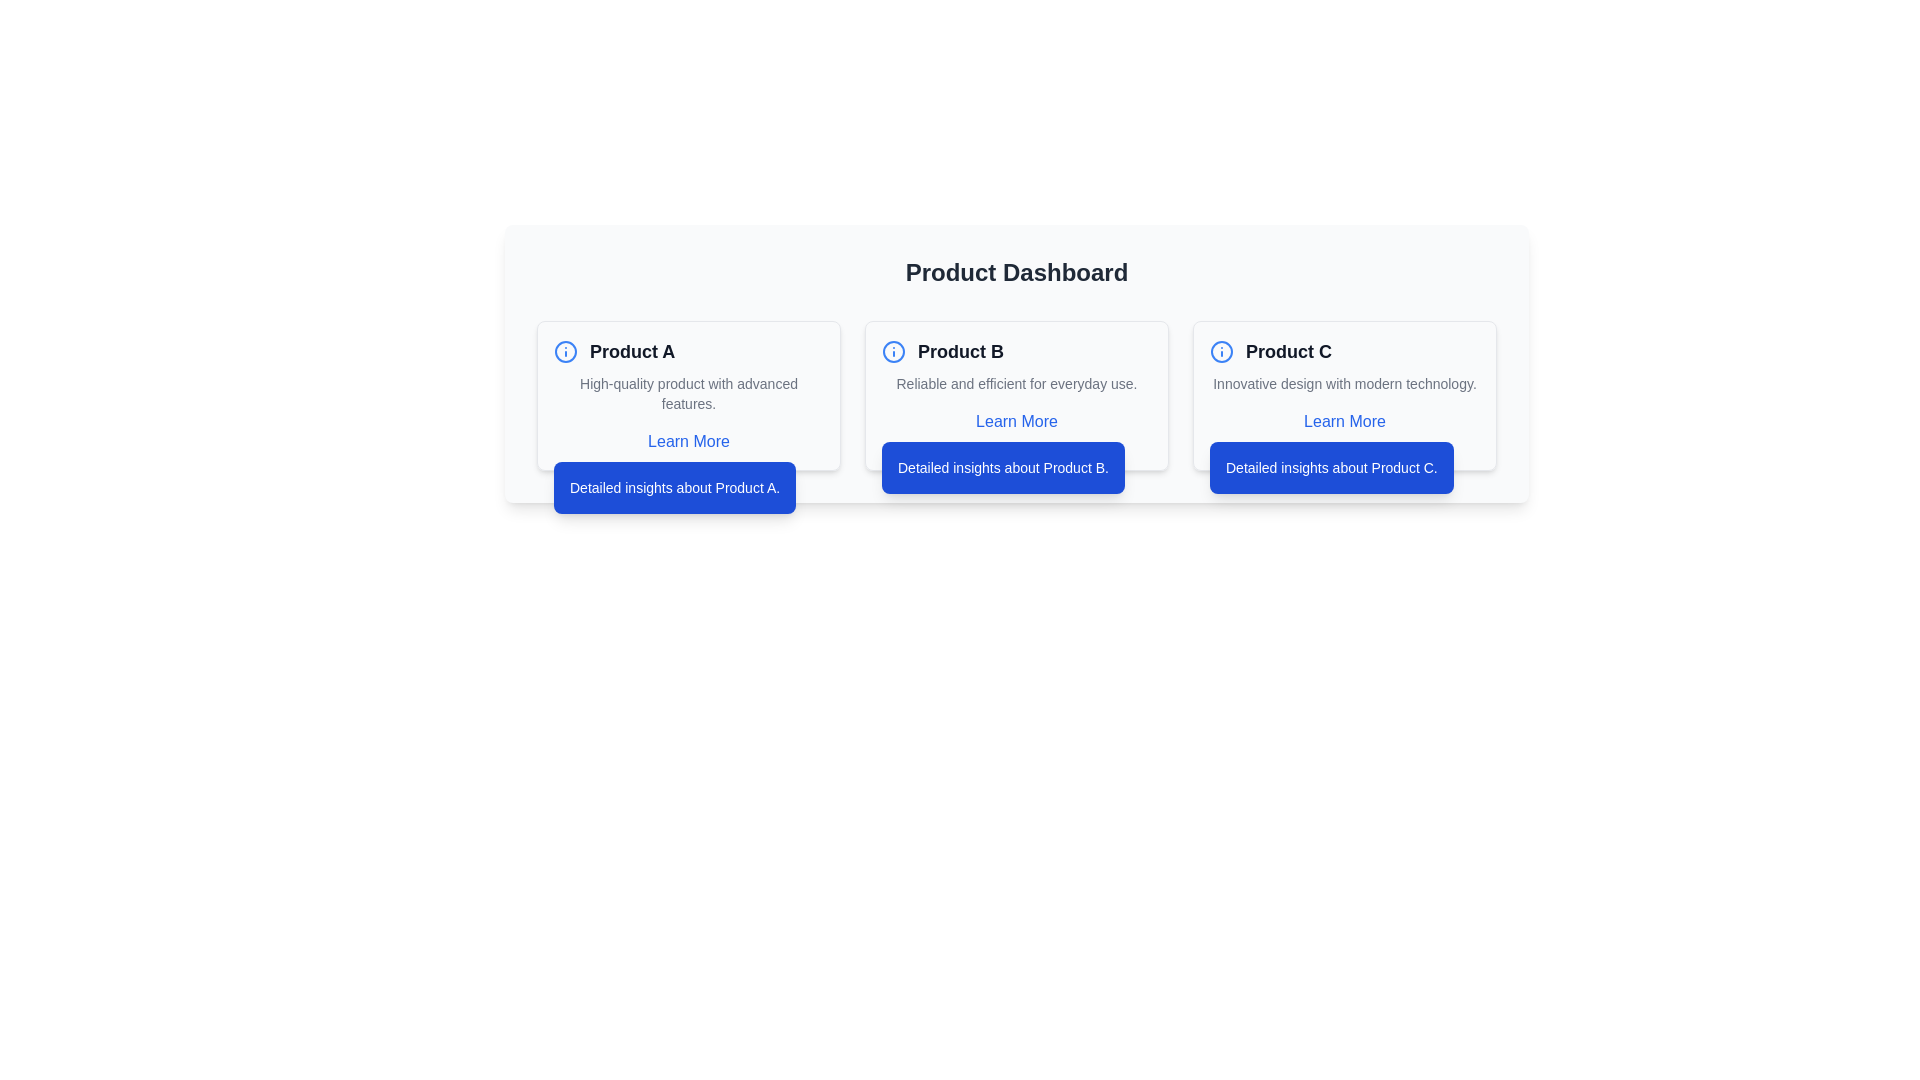 The height and width of the screenshot is (1080, 1920). Describe the element at coordinates (1344, 420) in the screenshot. I see `the hyperlink located in the third column of the 'Product Dashboard' under the product card labeled 'Product C'` at that location.